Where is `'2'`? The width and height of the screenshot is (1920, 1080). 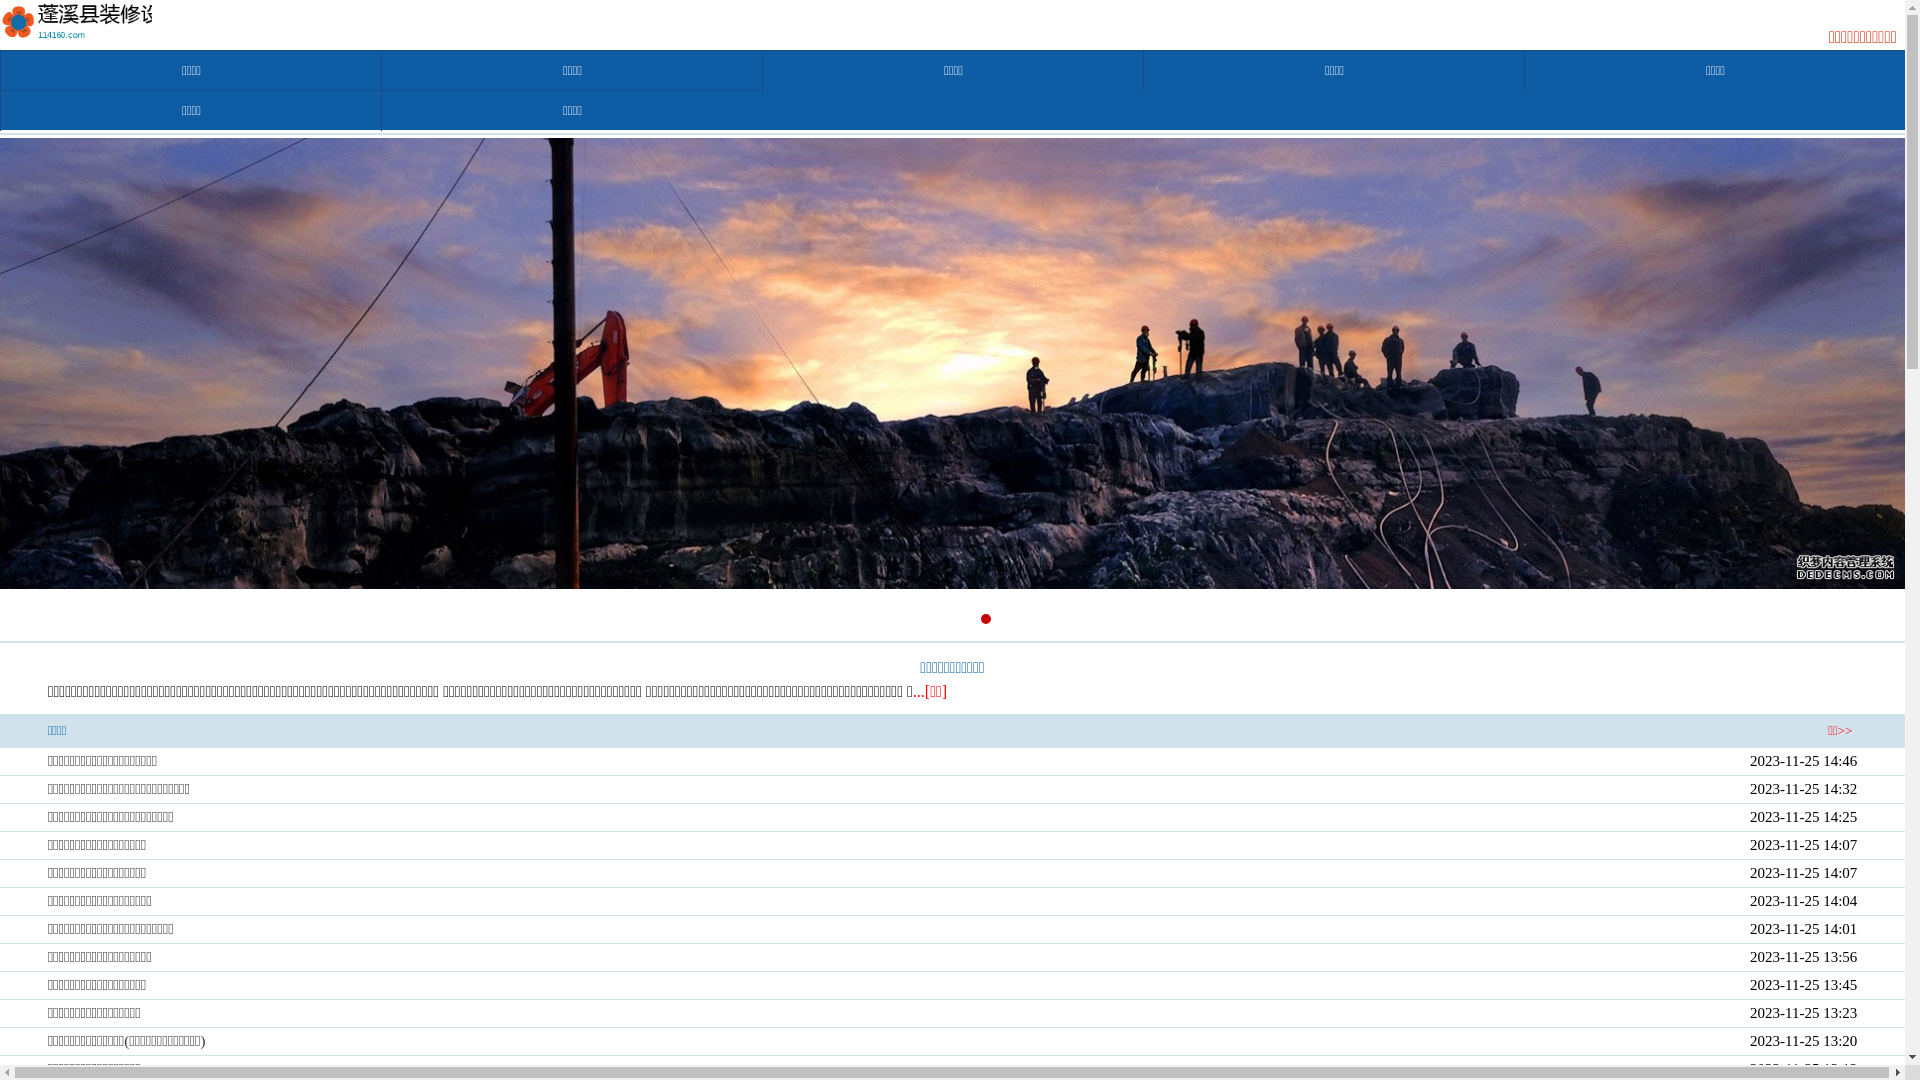
'2' is located at coordinates (939, 617).